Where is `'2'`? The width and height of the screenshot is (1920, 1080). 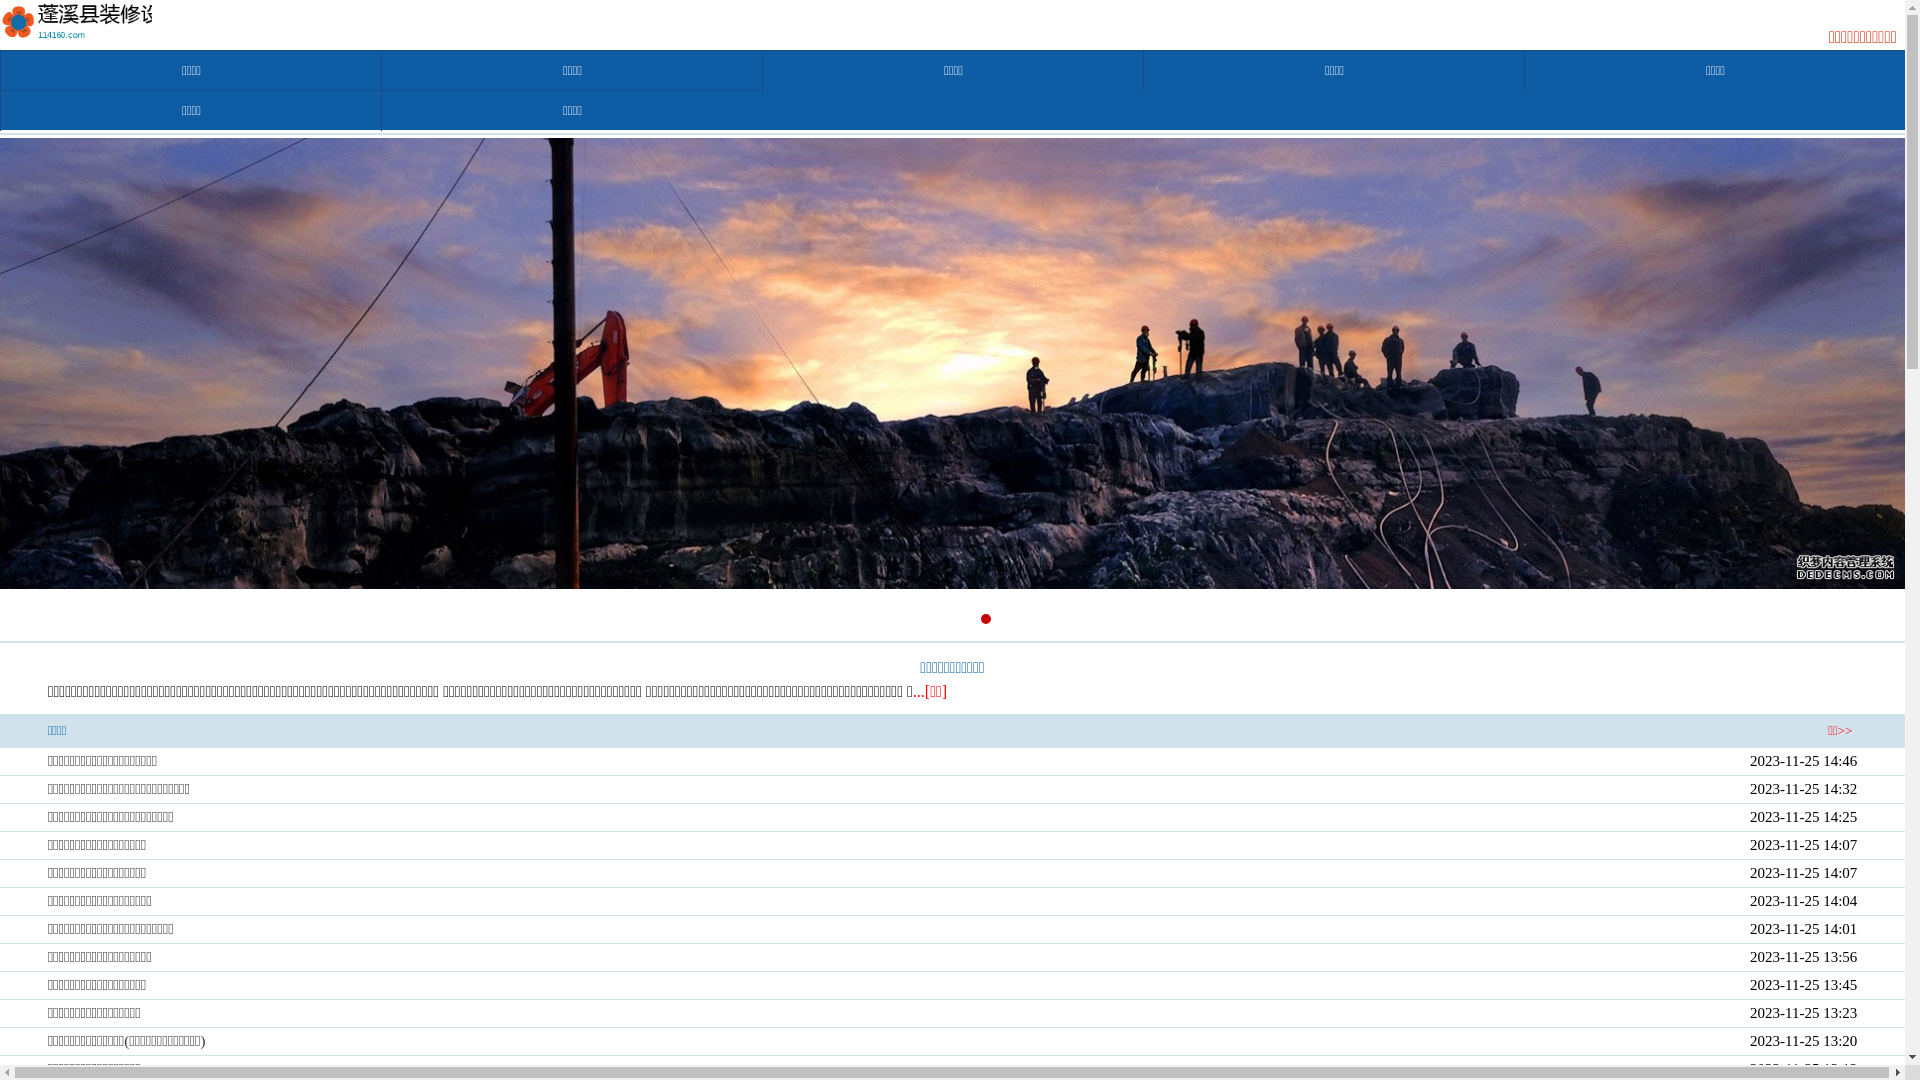
'2' is located at coordinates (939, 617).